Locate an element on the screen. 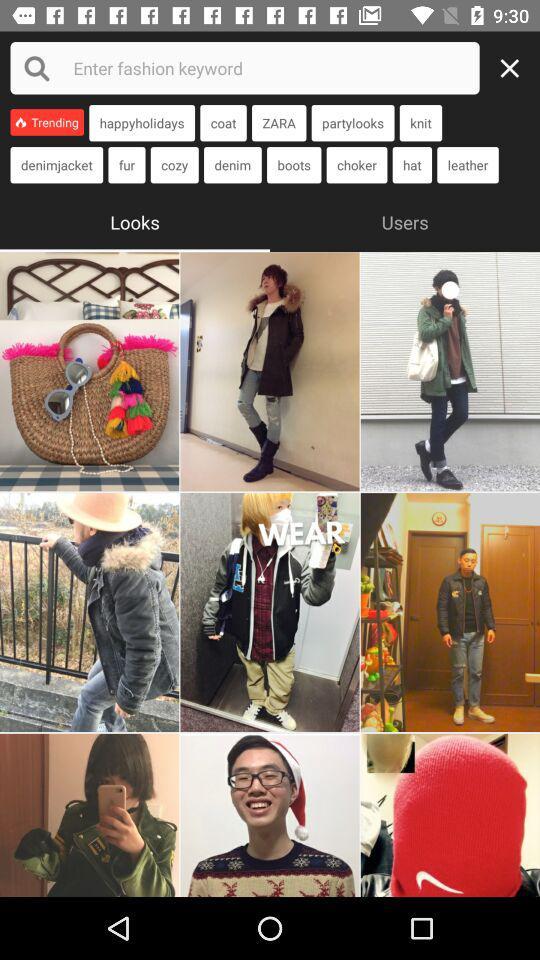  the icon to the right of looks icon is located at coordinates (405, 220).